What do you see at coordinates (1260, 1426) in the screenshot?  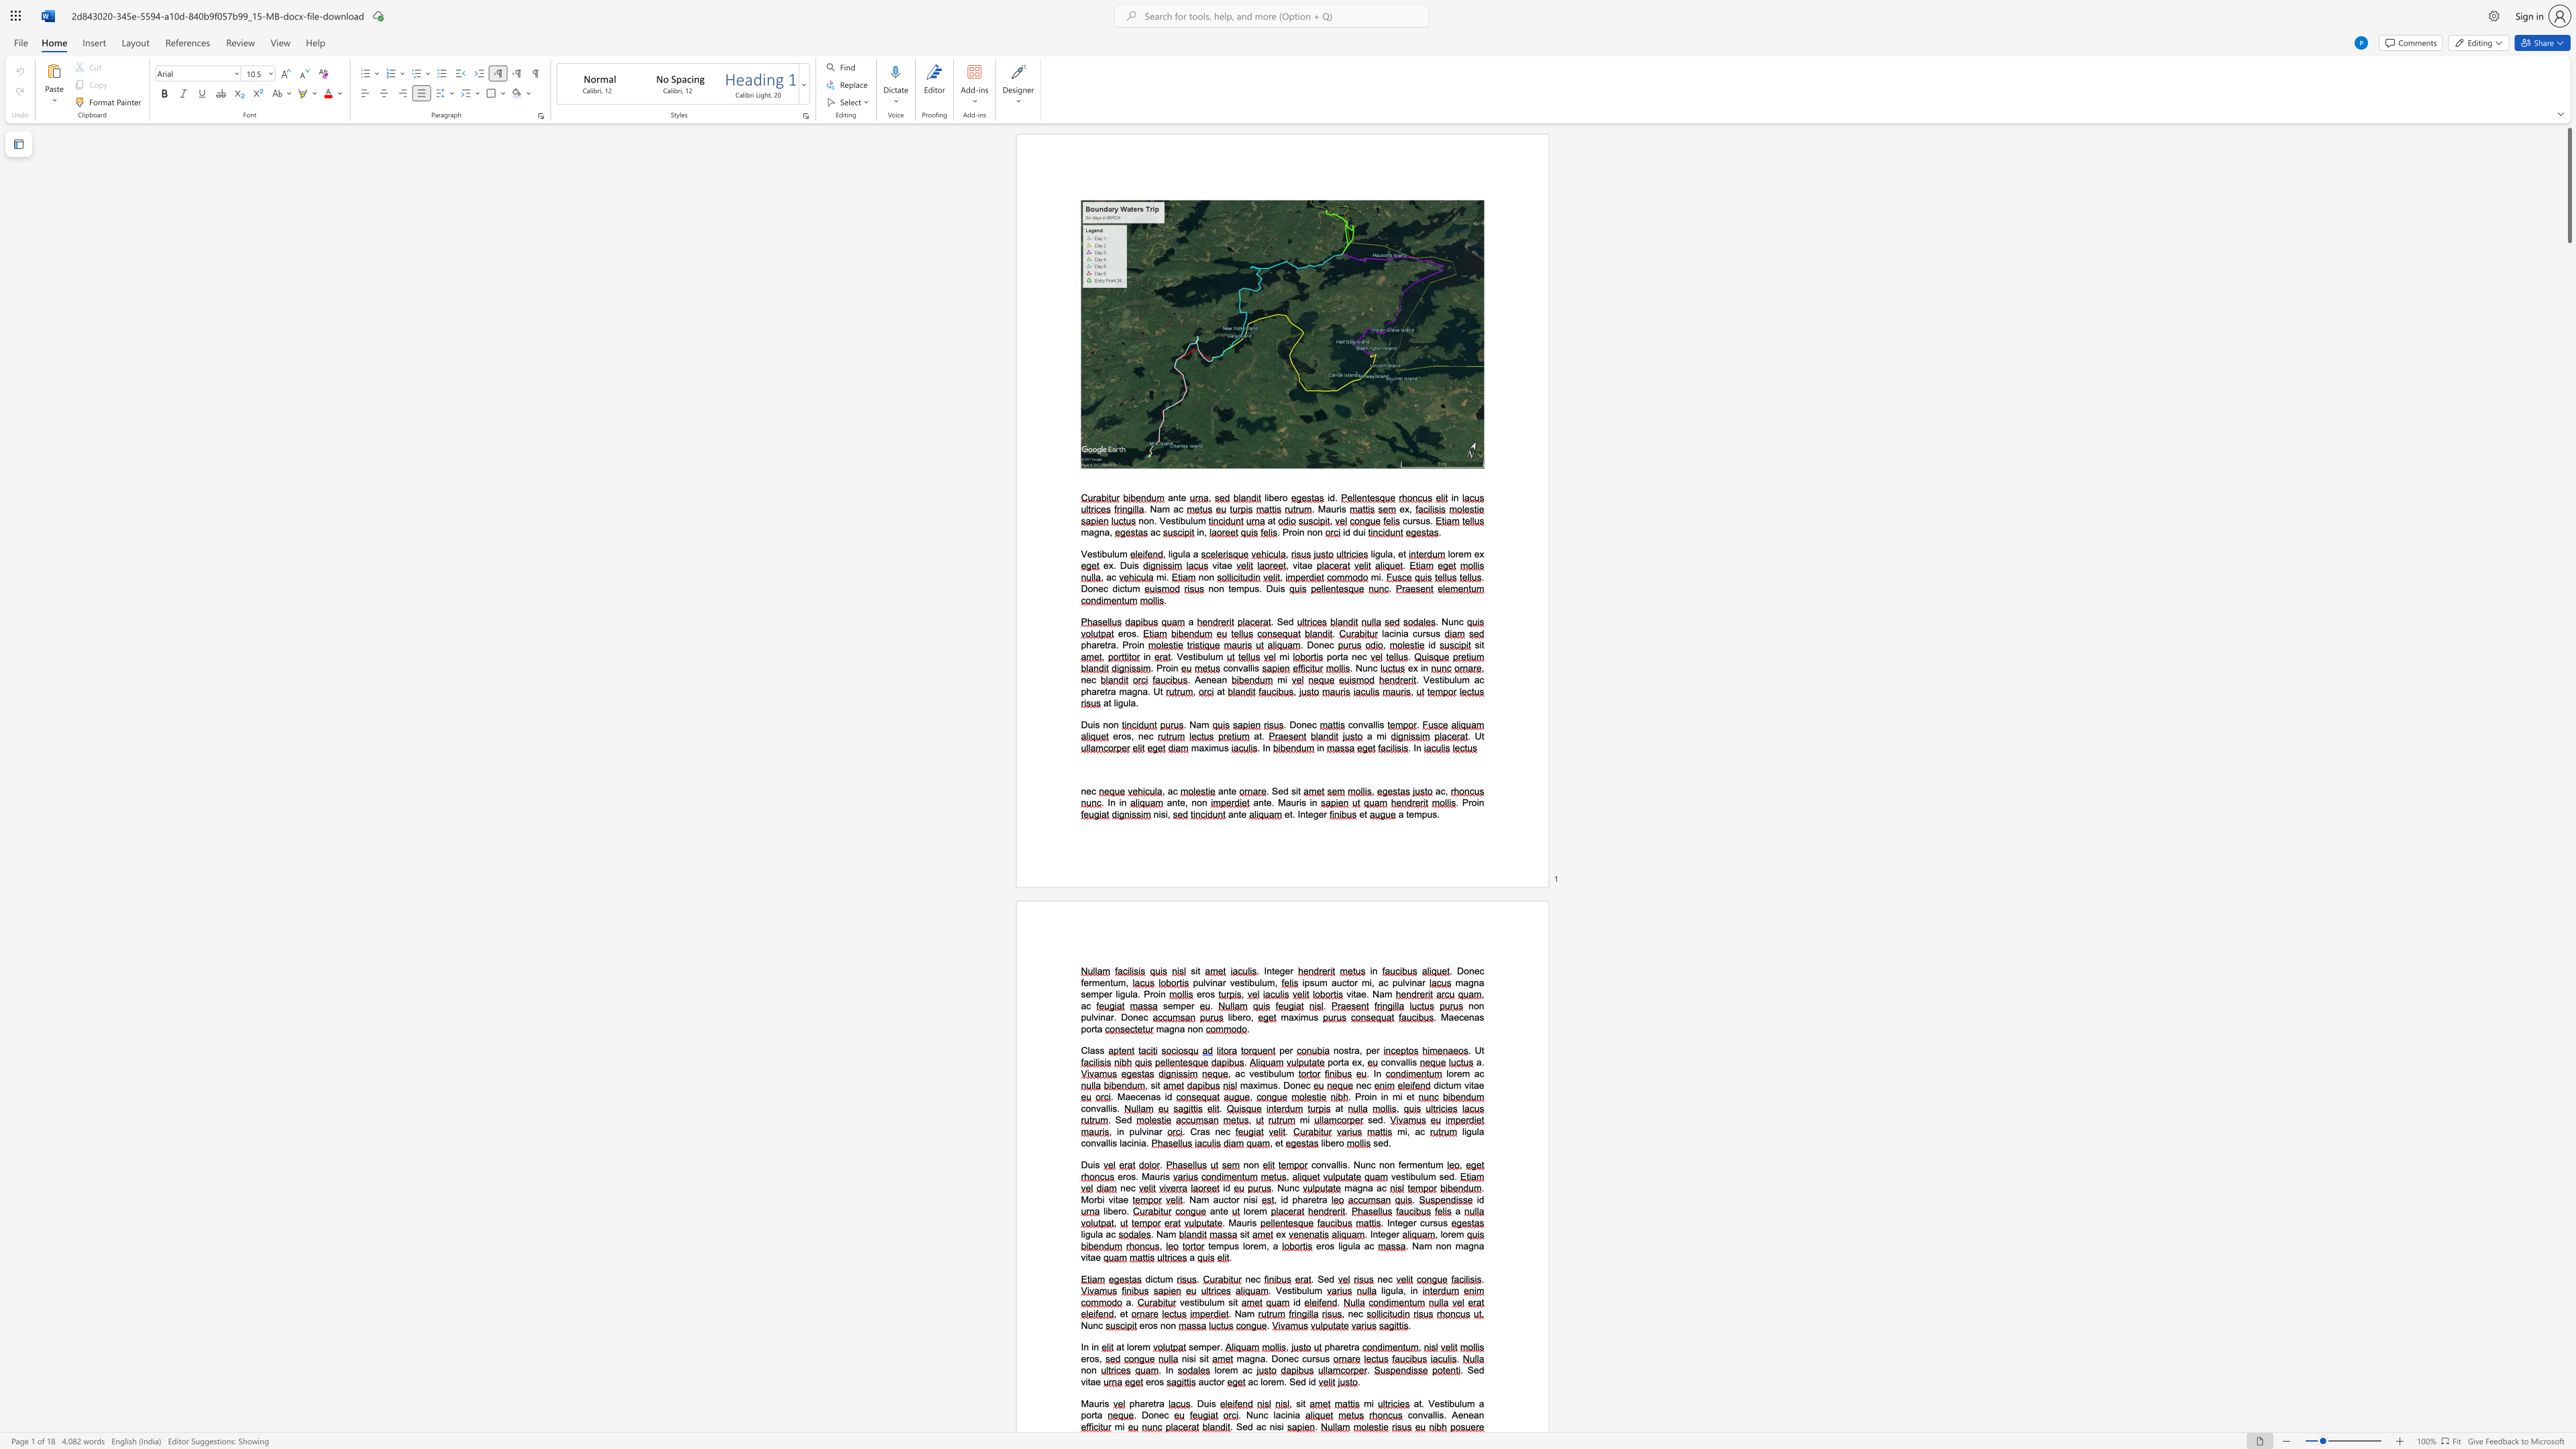 I see `the space between the continuous character "a" and "c" in the text` at bounding box center [1260, 1426].